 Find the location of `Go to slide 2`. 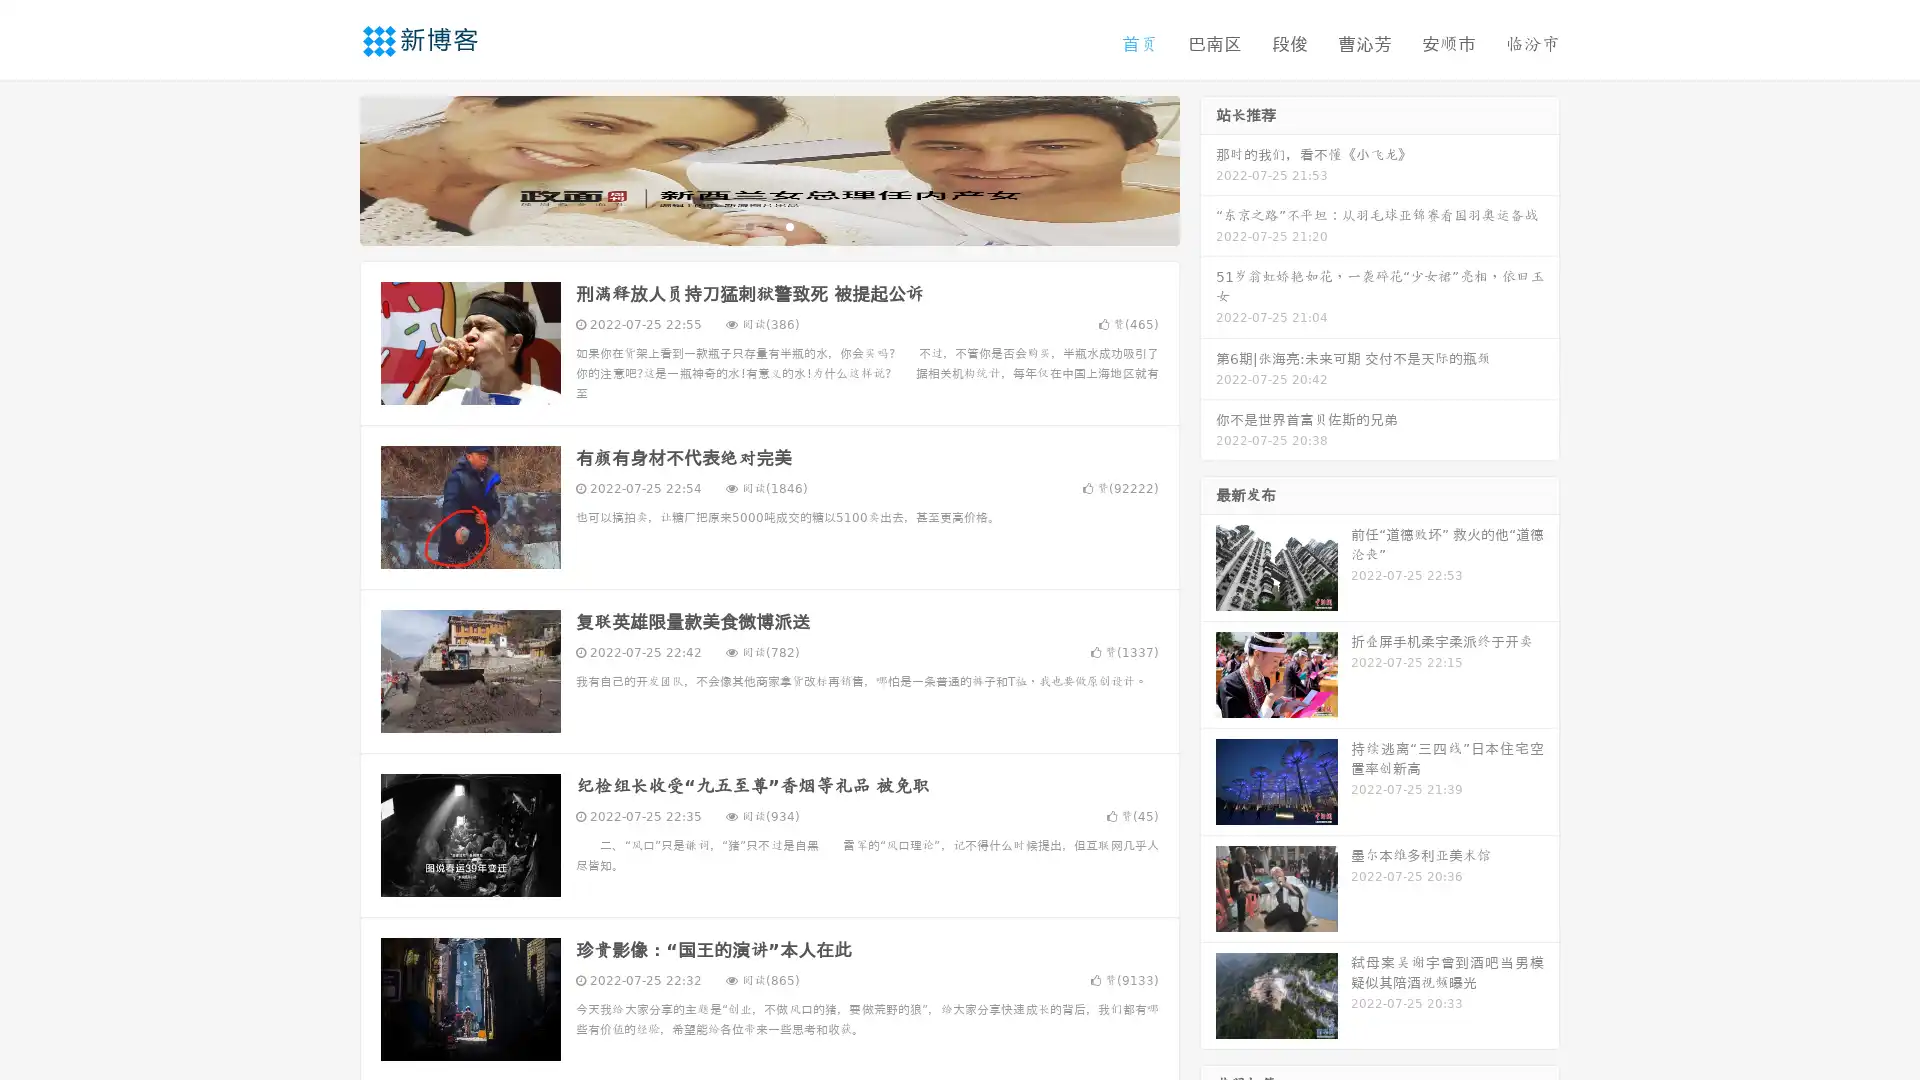

Go to slide 2 is located at coordinates (768, 225).